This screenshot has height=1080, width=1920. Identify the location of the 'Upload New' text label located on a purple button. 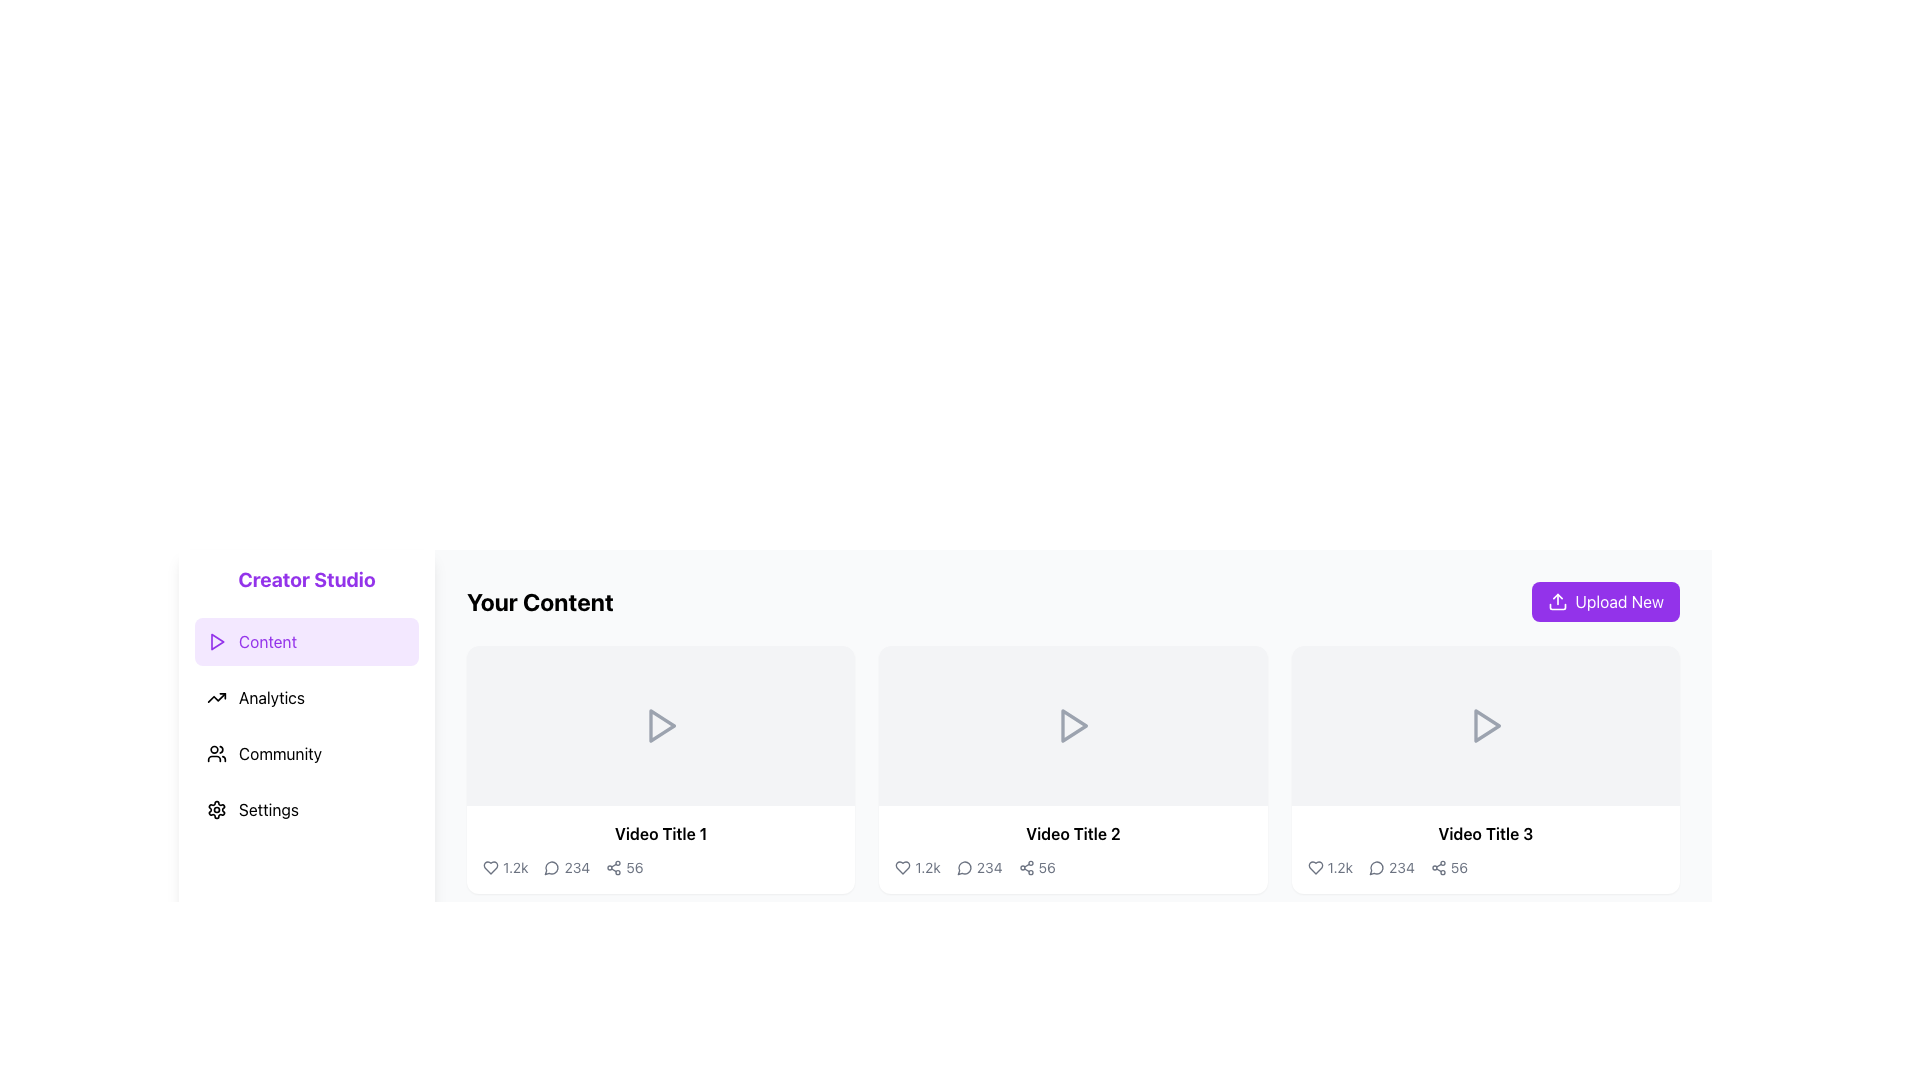
(1619, 600).